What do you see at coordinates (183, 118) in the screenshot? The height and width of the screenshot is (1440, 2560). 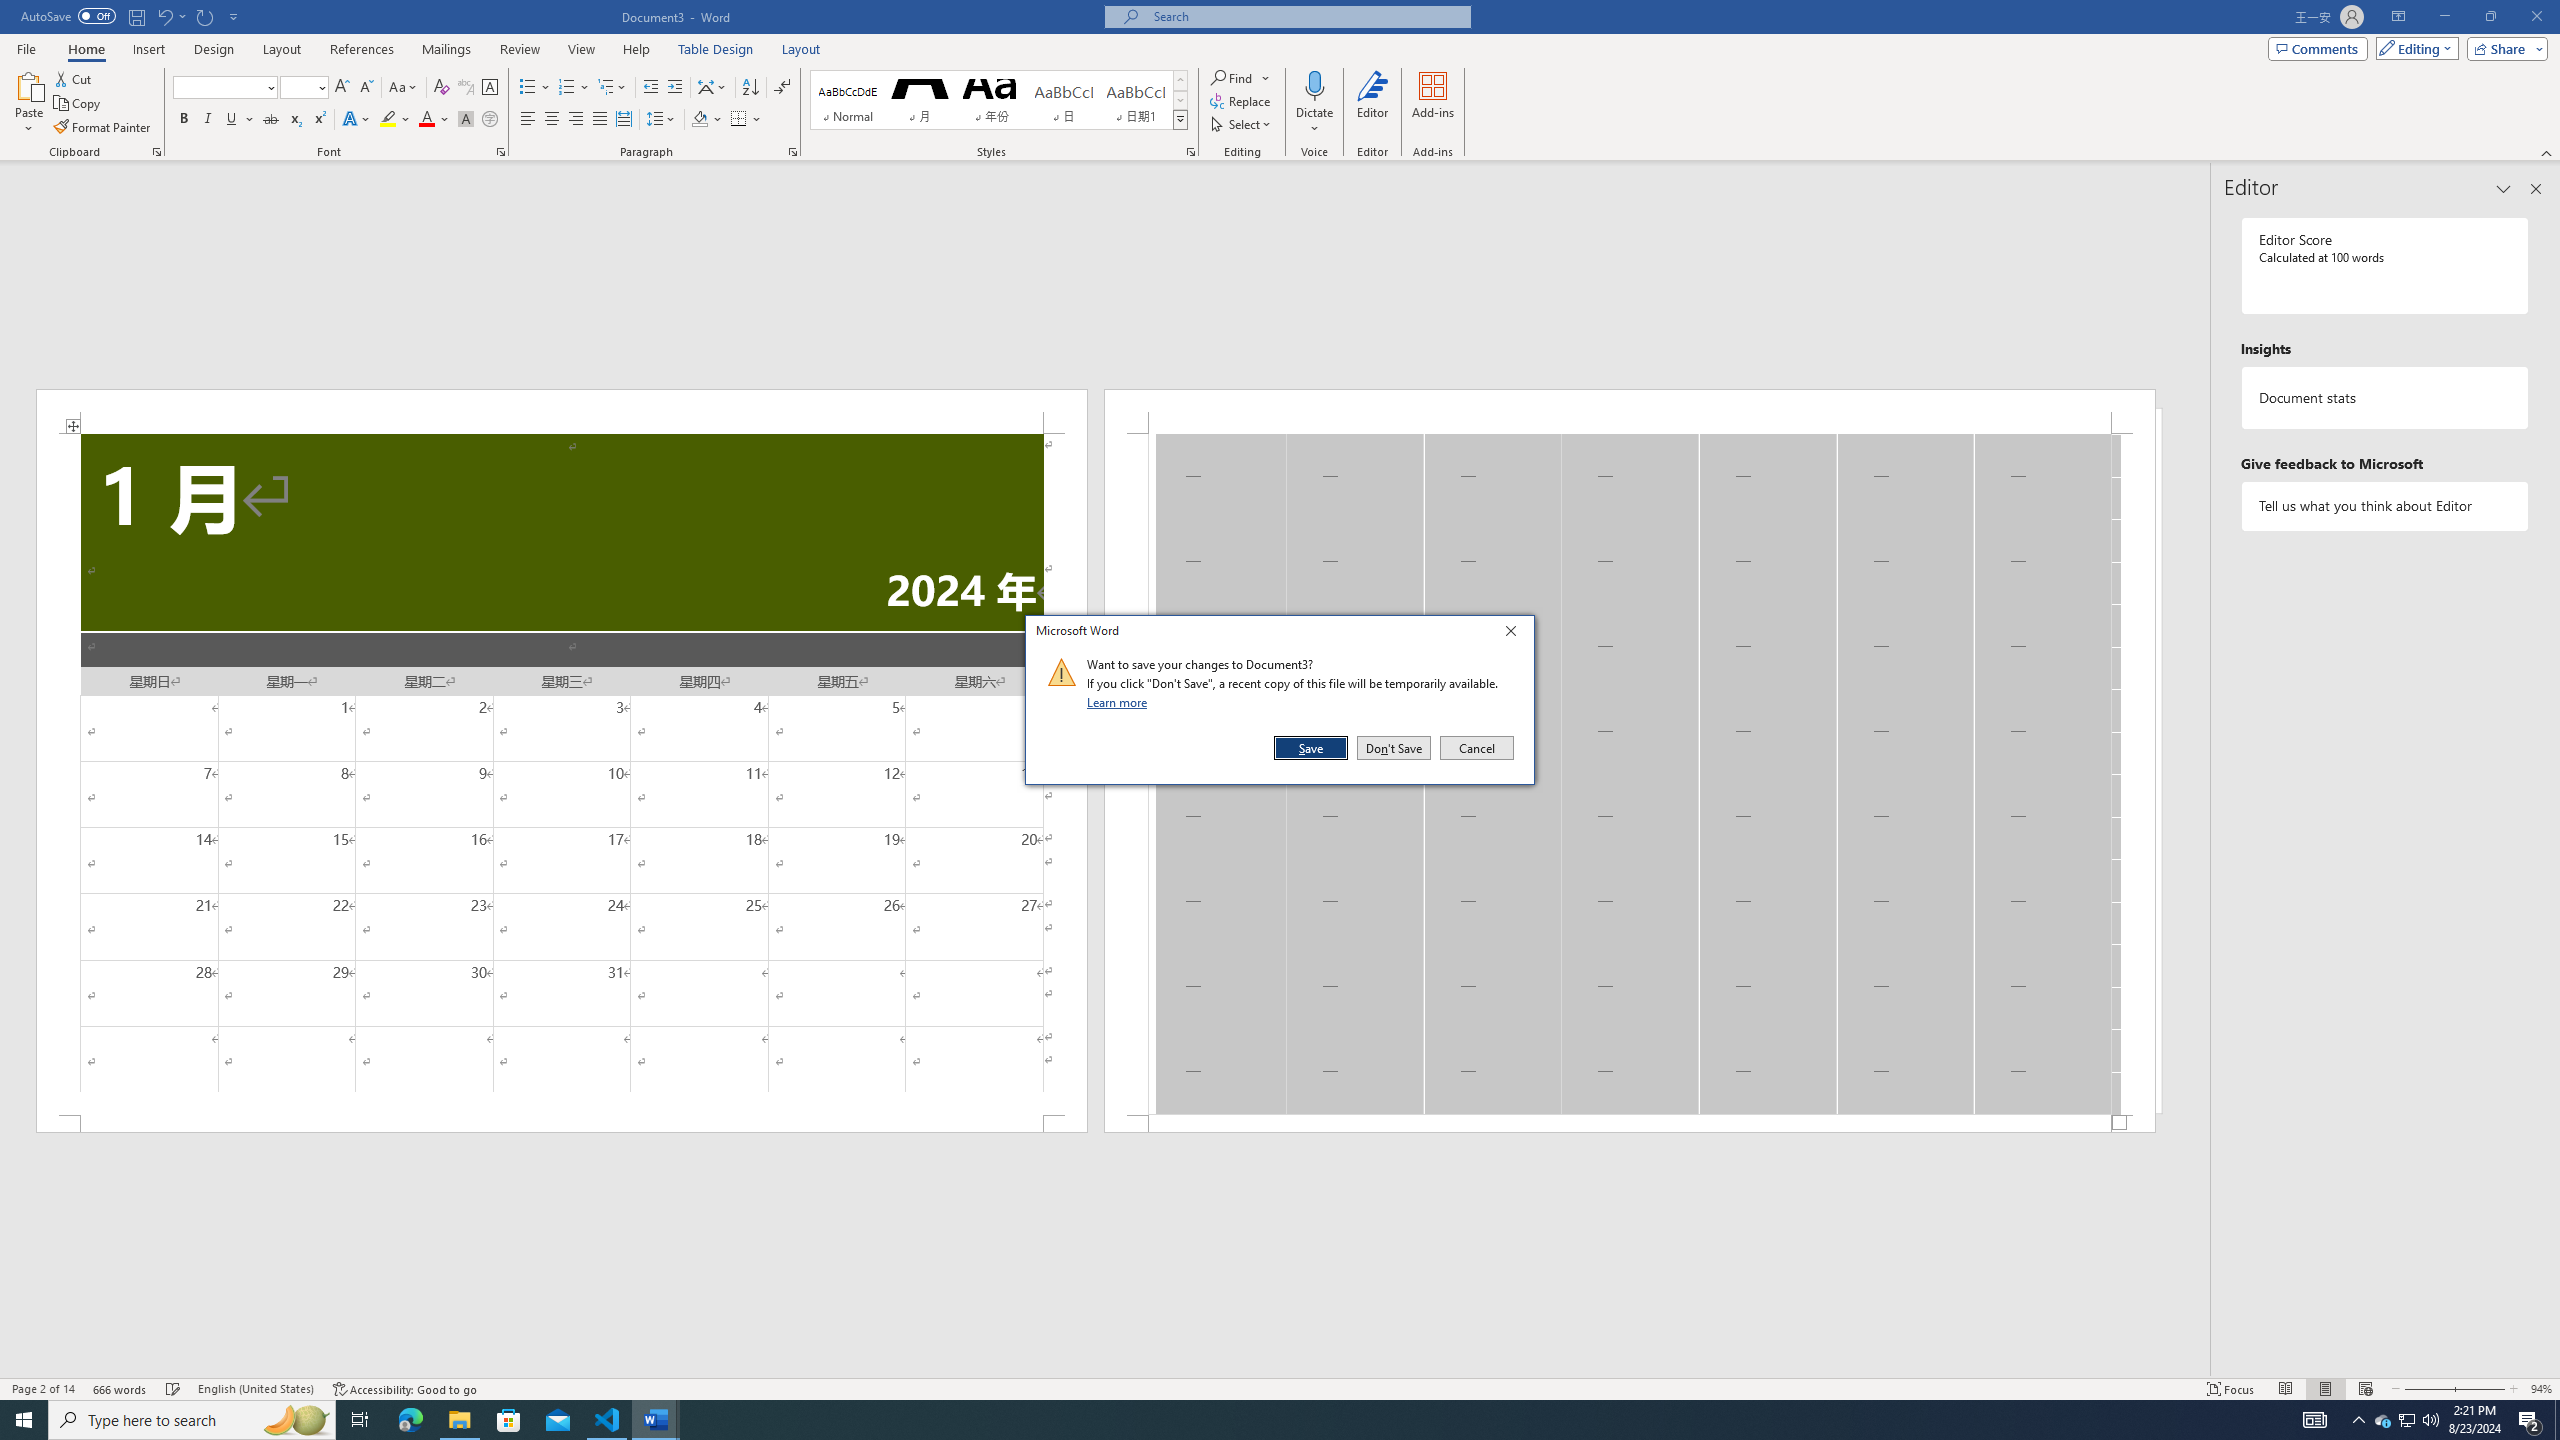 I see `'Bold'` at bounding box center [183, 118].